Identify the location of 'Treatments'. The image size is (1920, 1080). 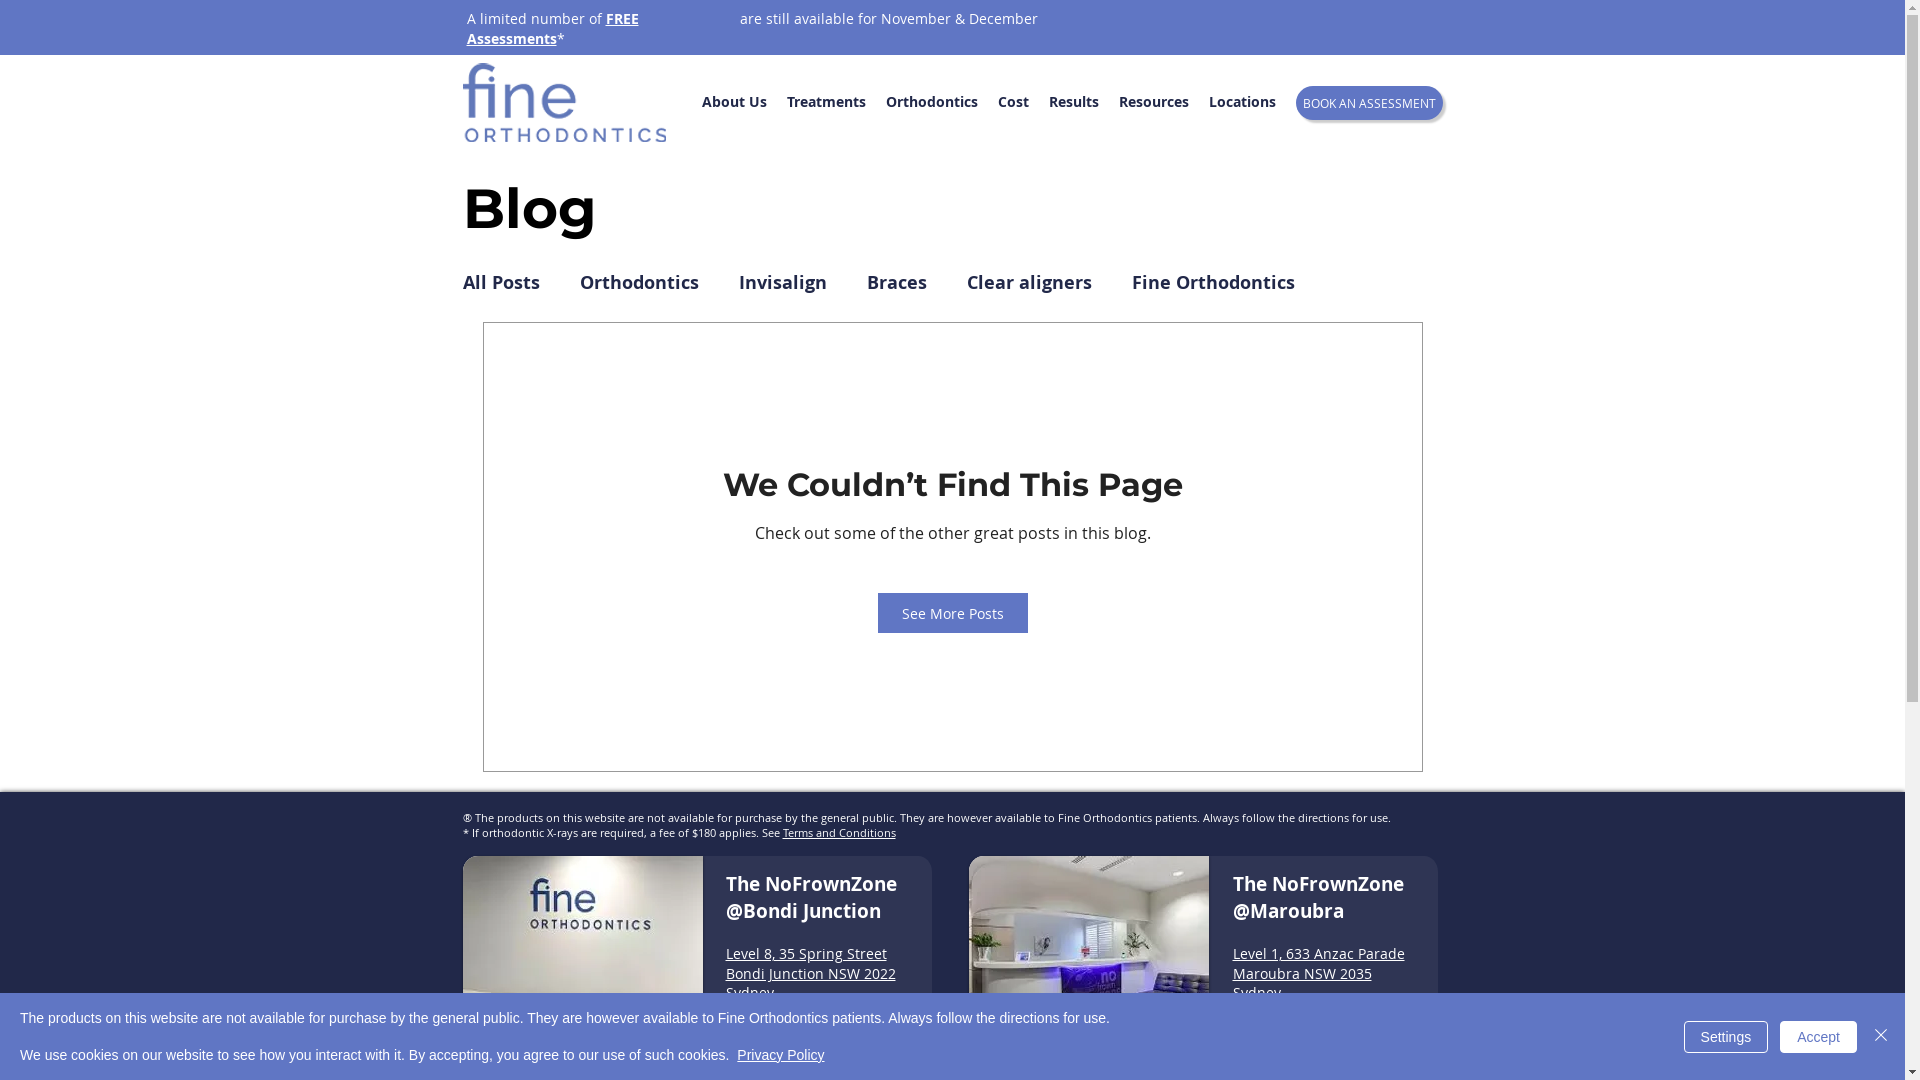
(825, 102).